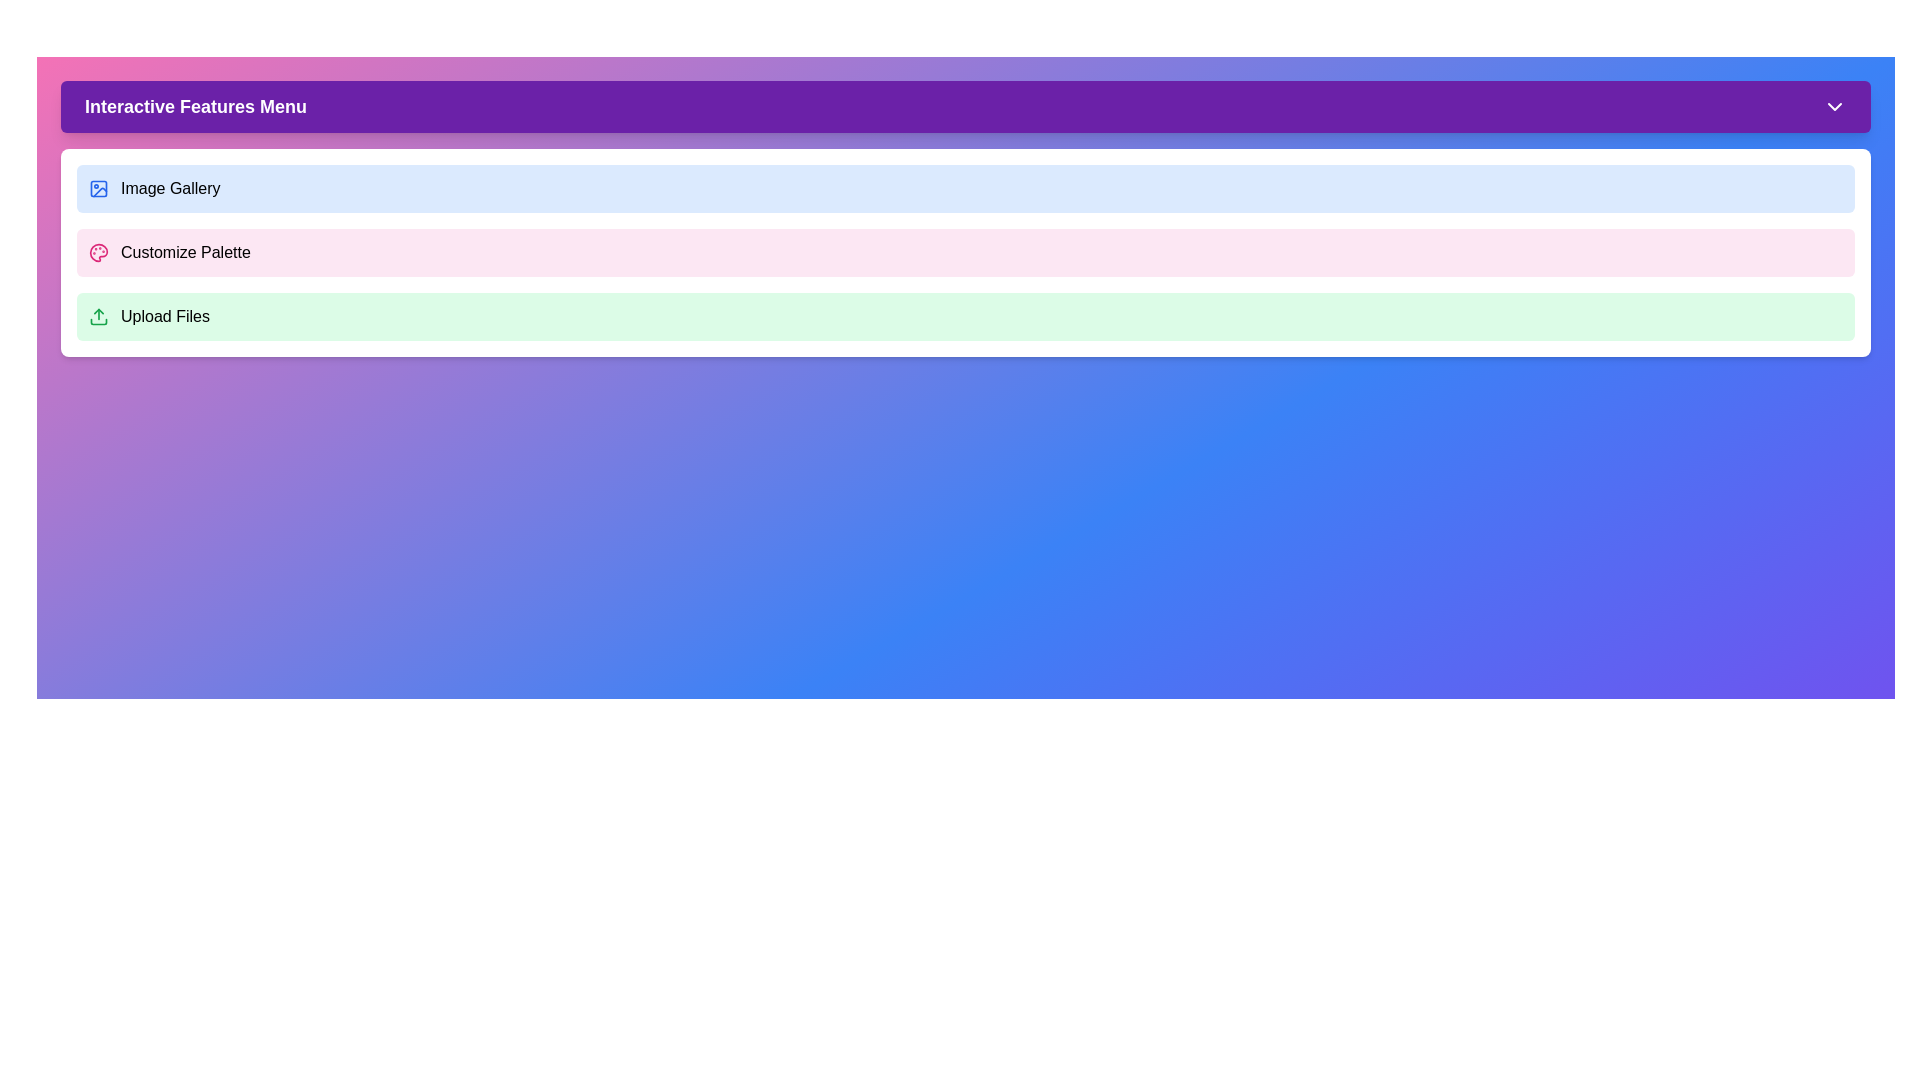 The height and width of the screenshot is (1080, 1920). Describe the element at coordinates (965, 252) in the screenshot. I see `the 'Customize Palette' option in the menu` at that location.